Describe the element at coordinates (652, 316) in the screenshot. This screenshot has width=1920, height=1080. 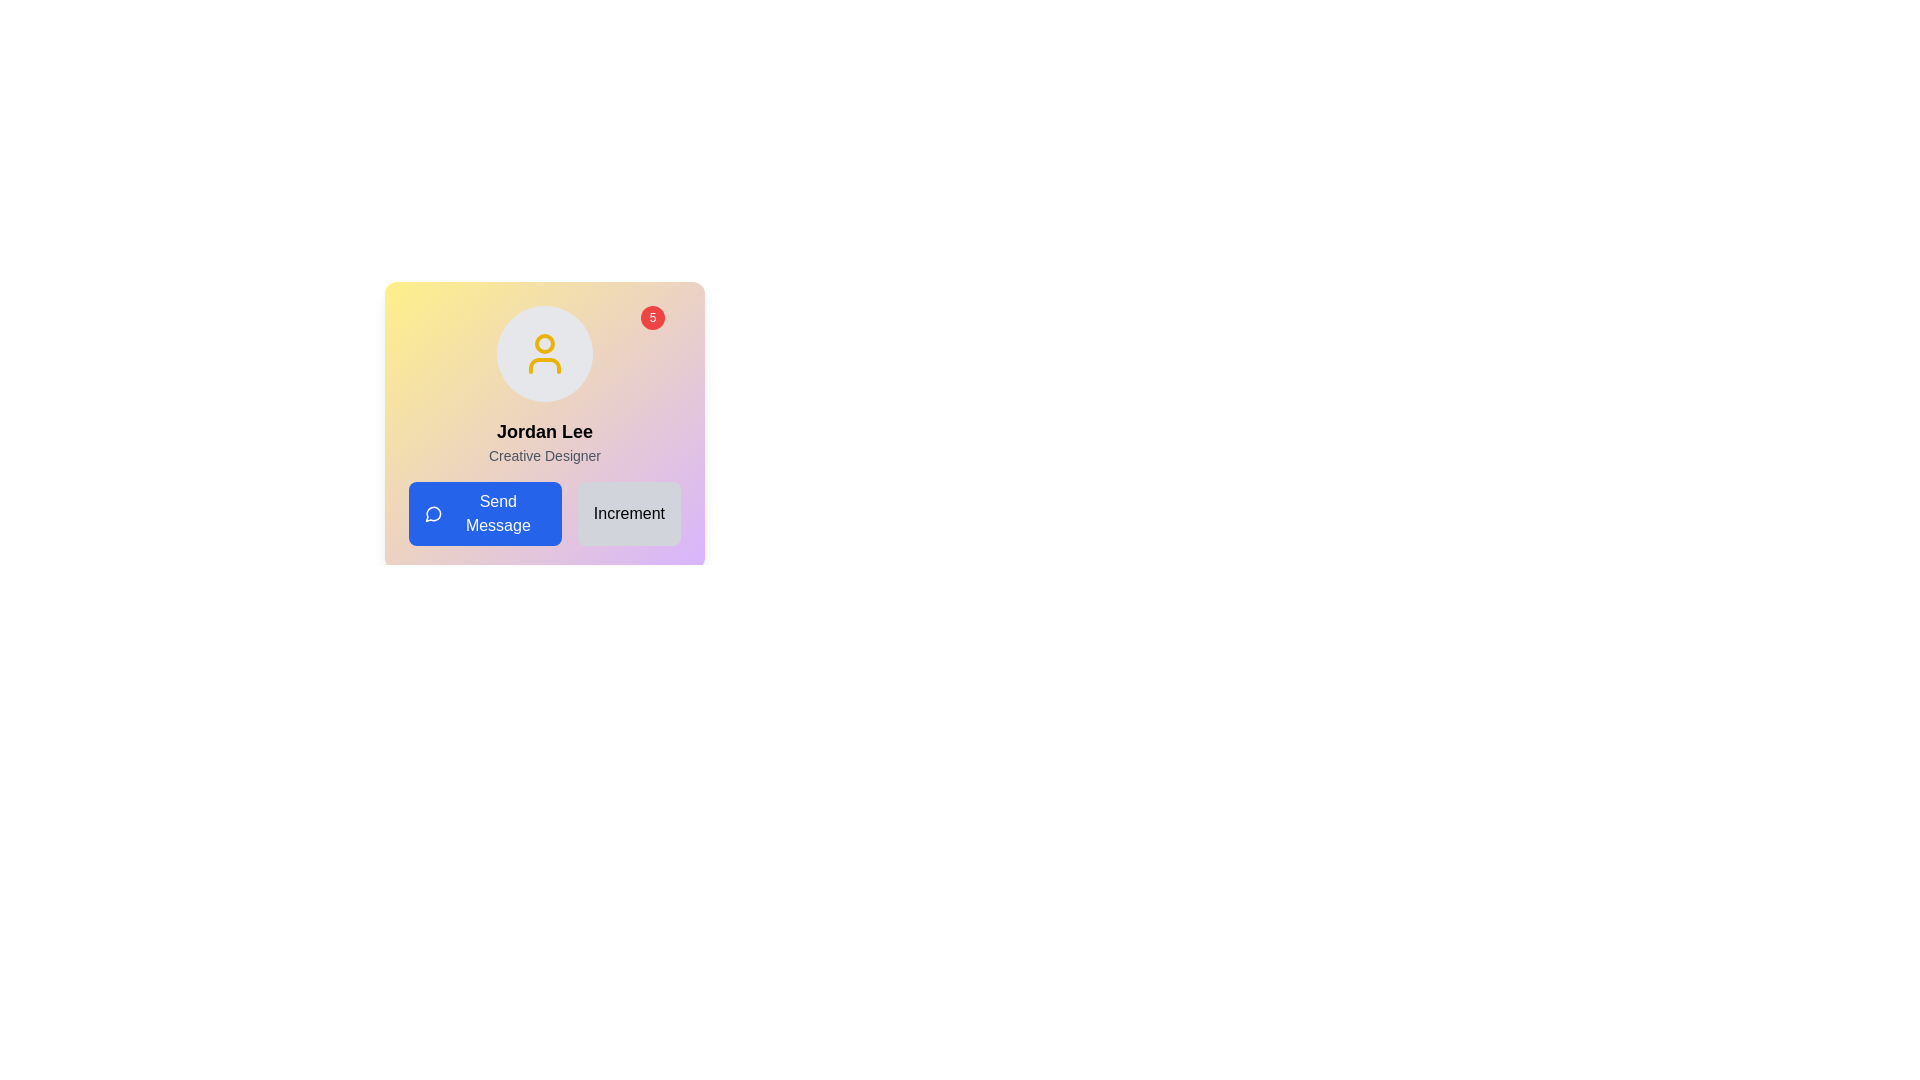
I see `the content displayed on the Notification Badge located at the top-right corner of the profile card interface` at that location.